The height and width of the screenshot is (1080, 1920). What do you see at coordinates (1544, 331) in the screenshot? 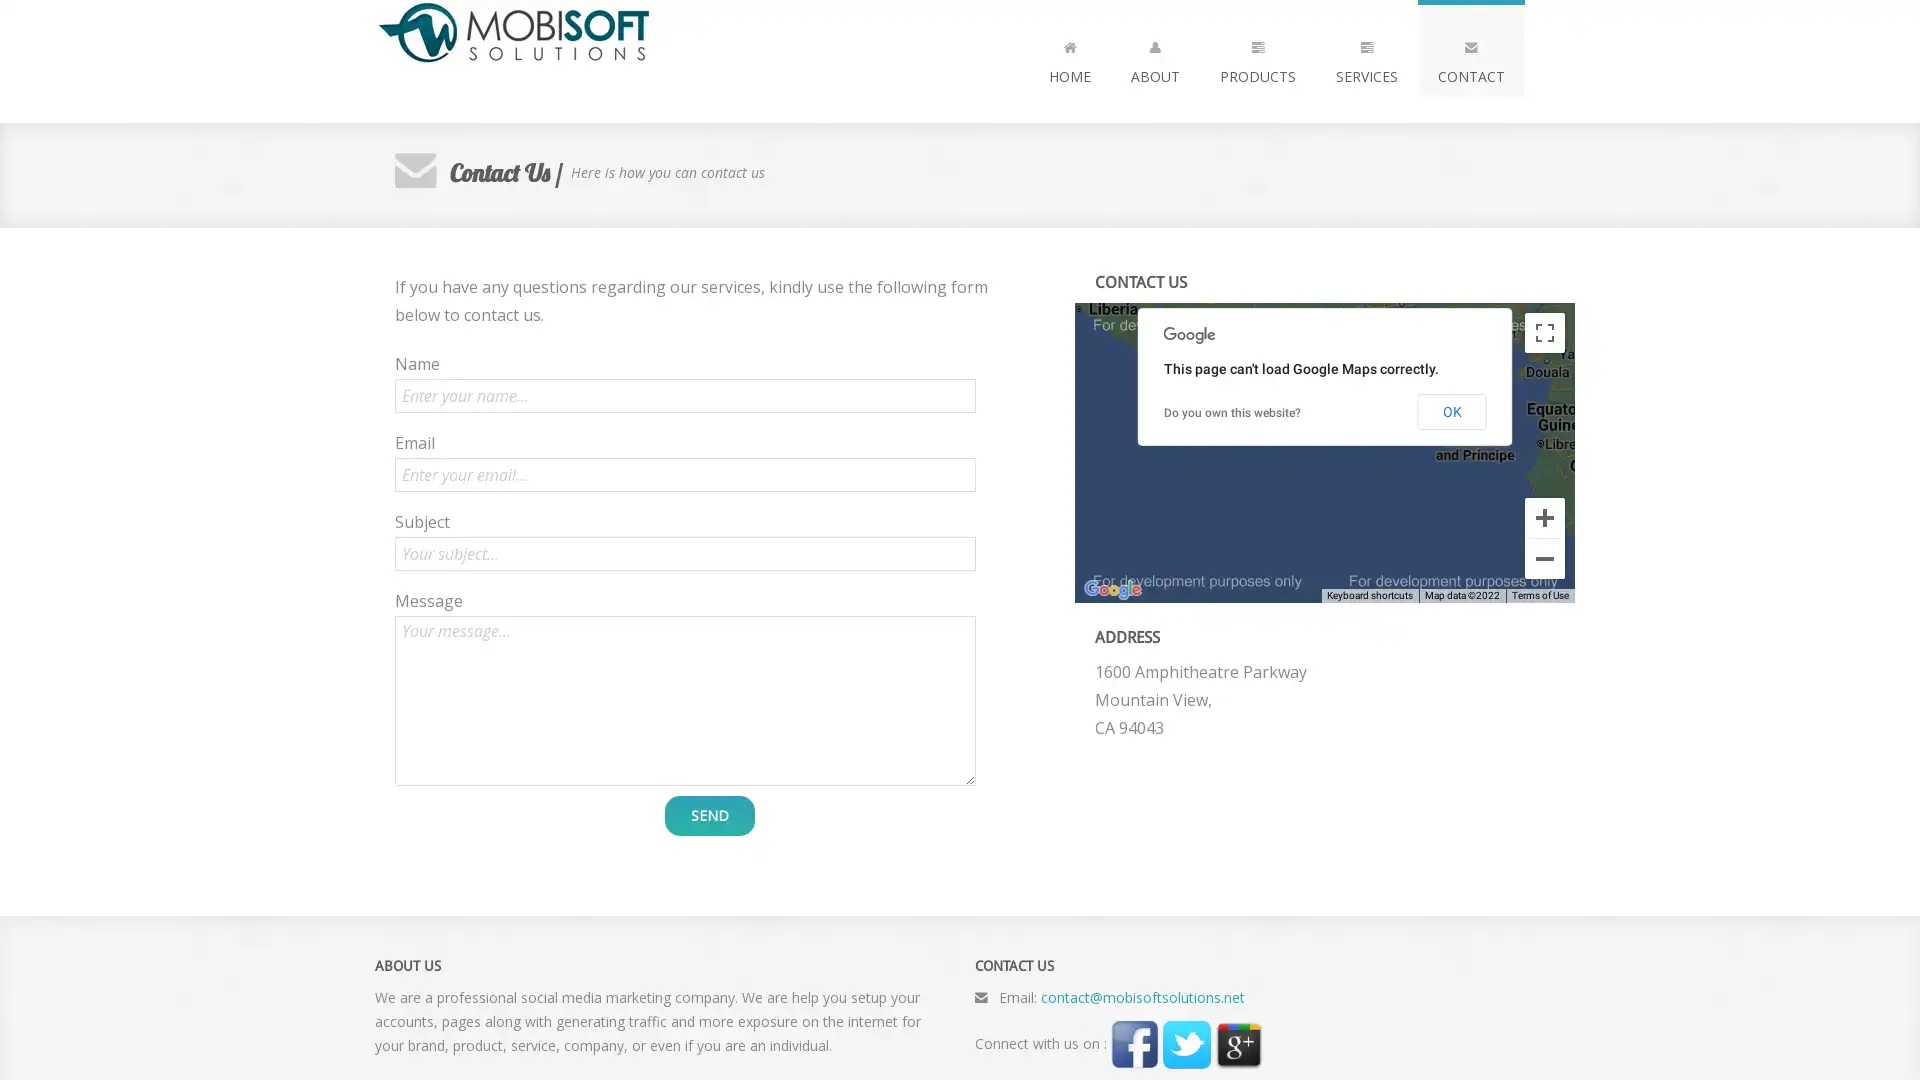
I see `Toggle fullscreen view` at bounding box center [1544, 331].